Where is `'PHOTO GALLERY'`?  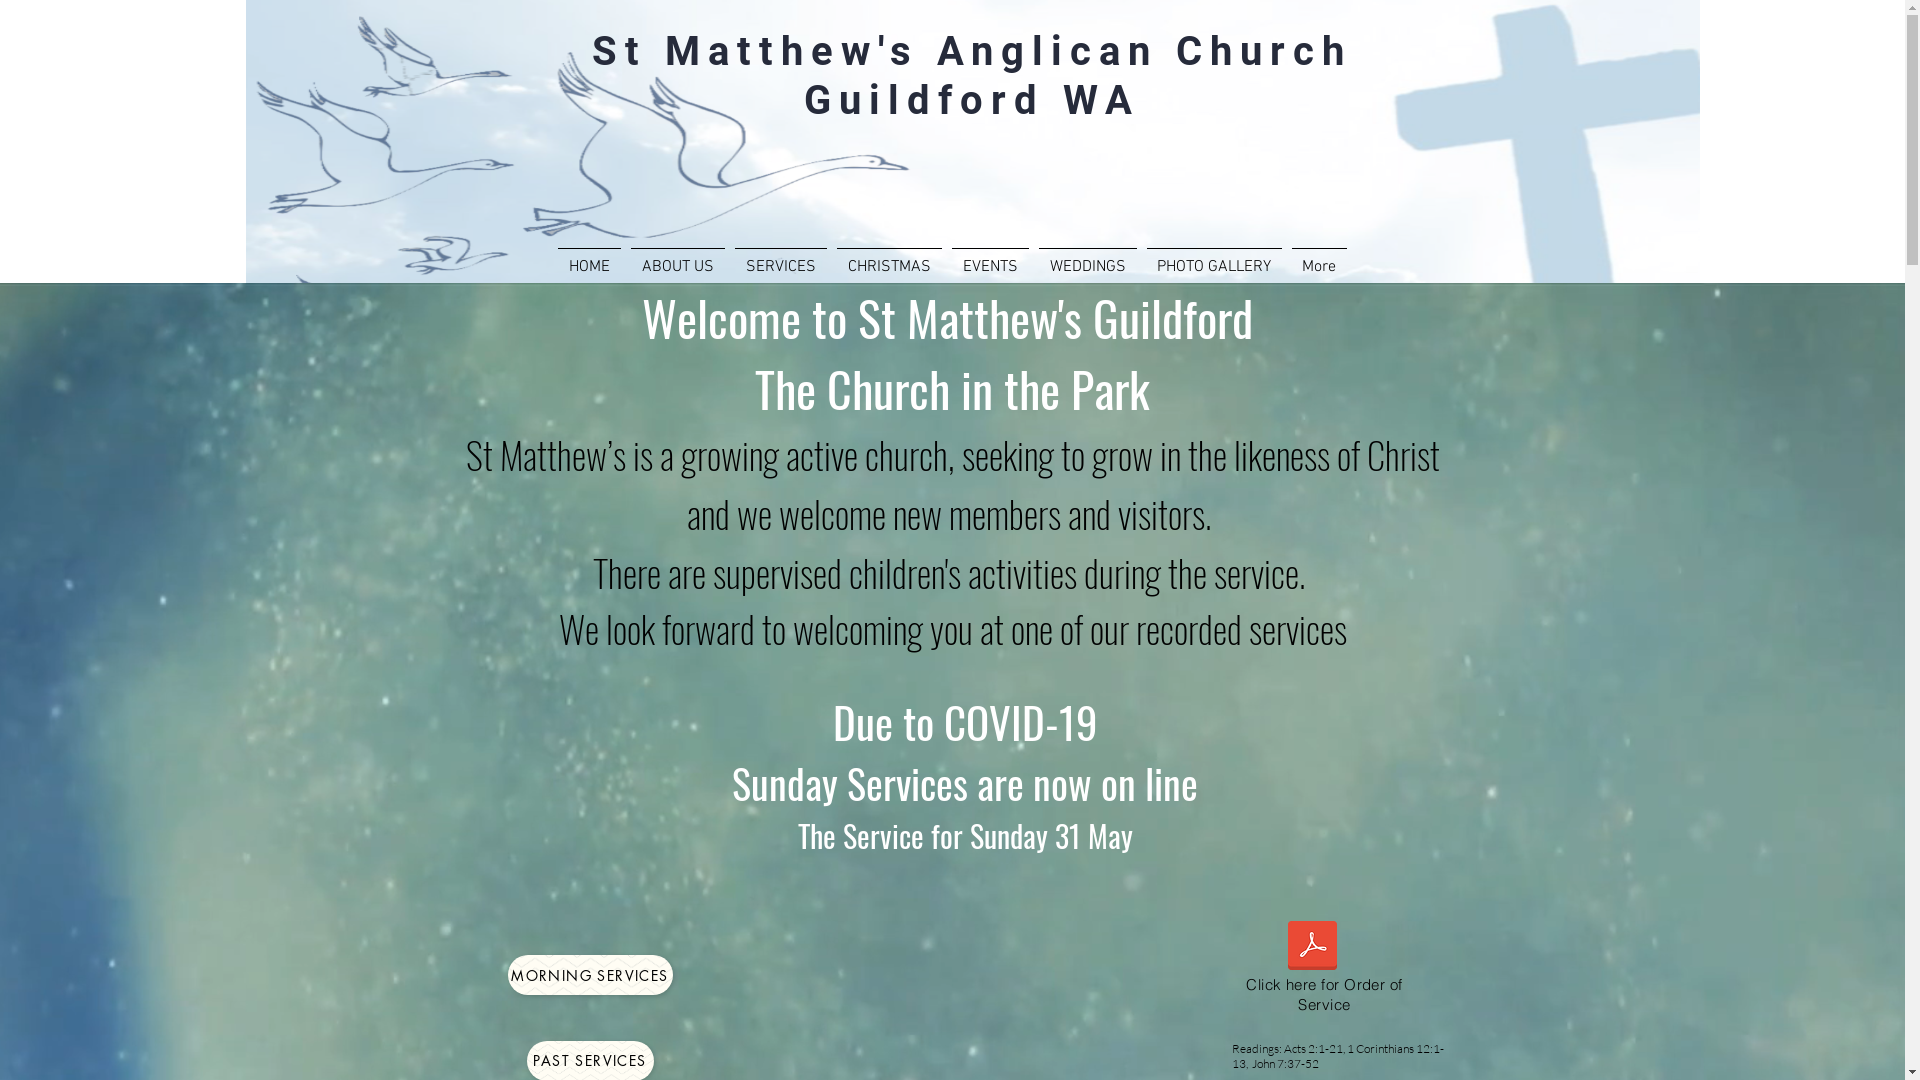
'PHOTO GALLERY' is located at coordinates (1142, 257).